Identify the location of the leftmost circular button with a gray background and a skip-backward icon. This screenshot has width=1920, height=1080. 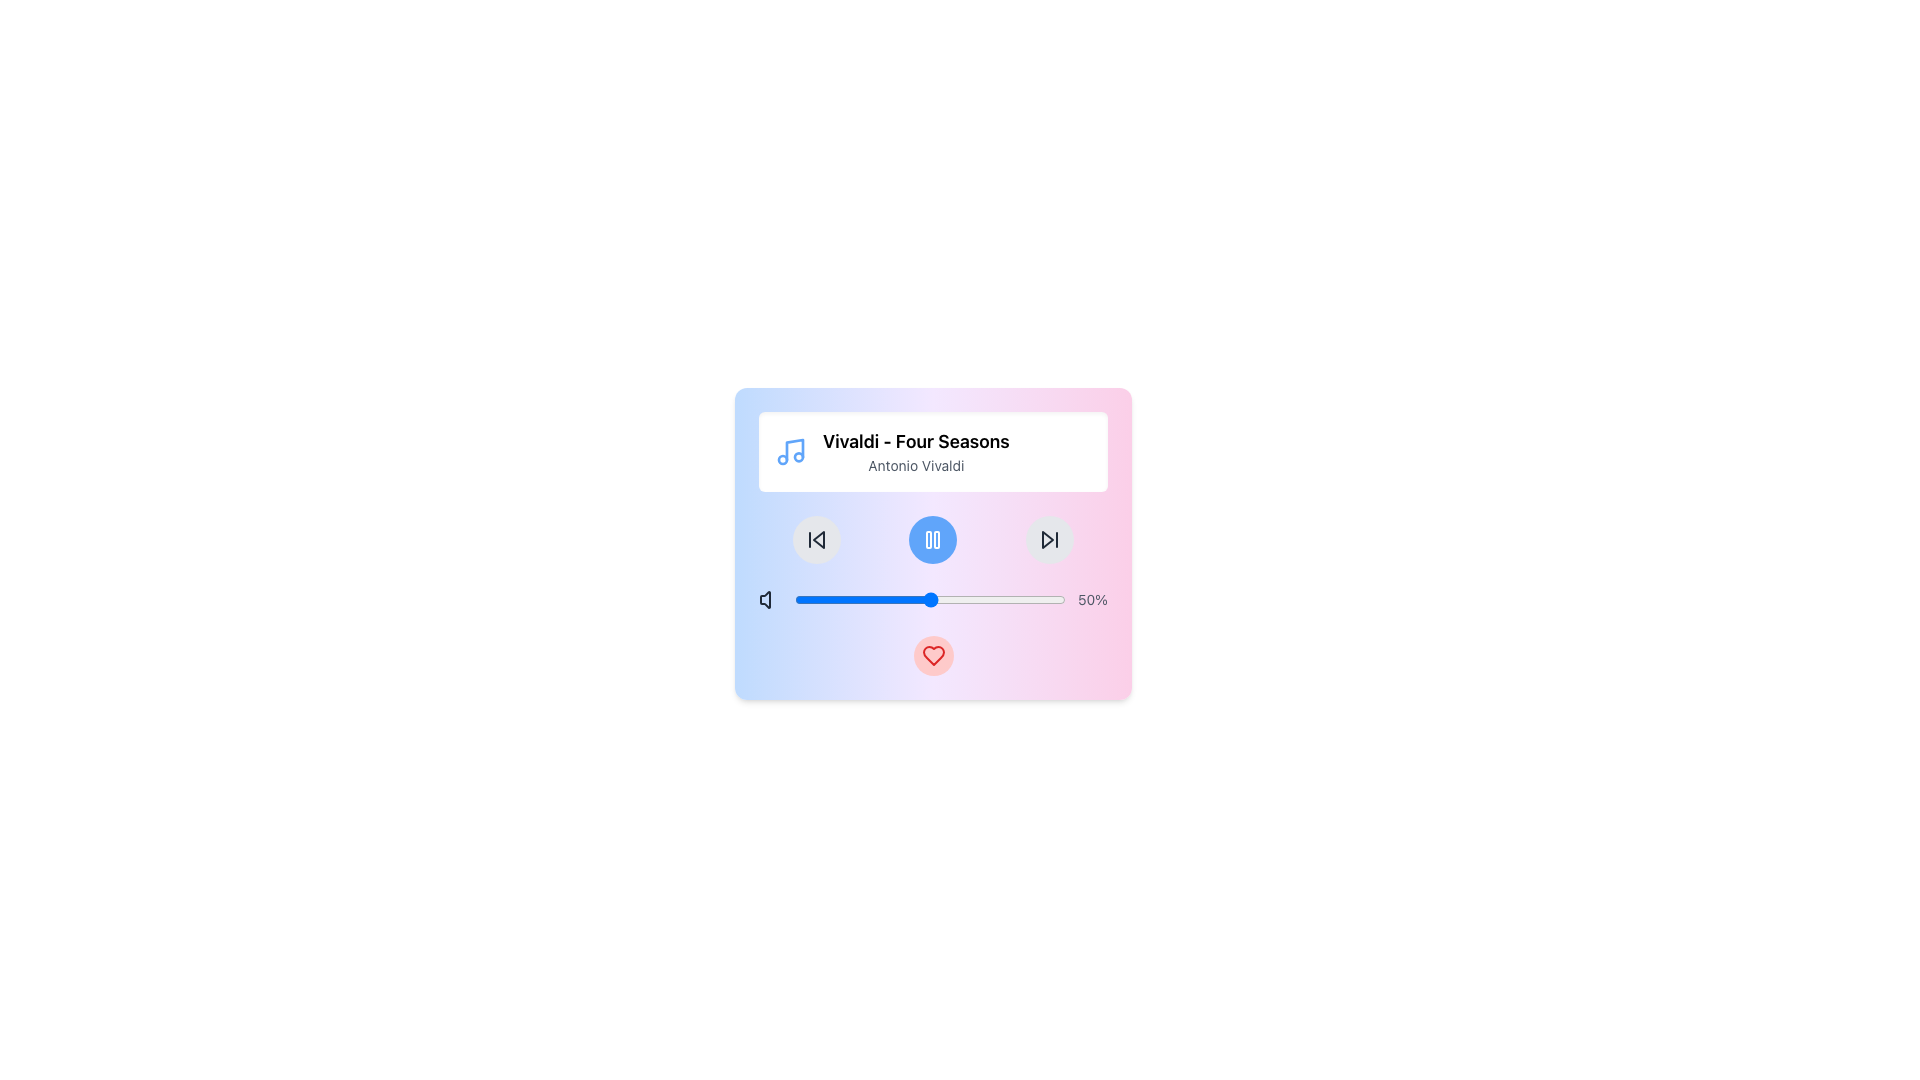
(817, 540).